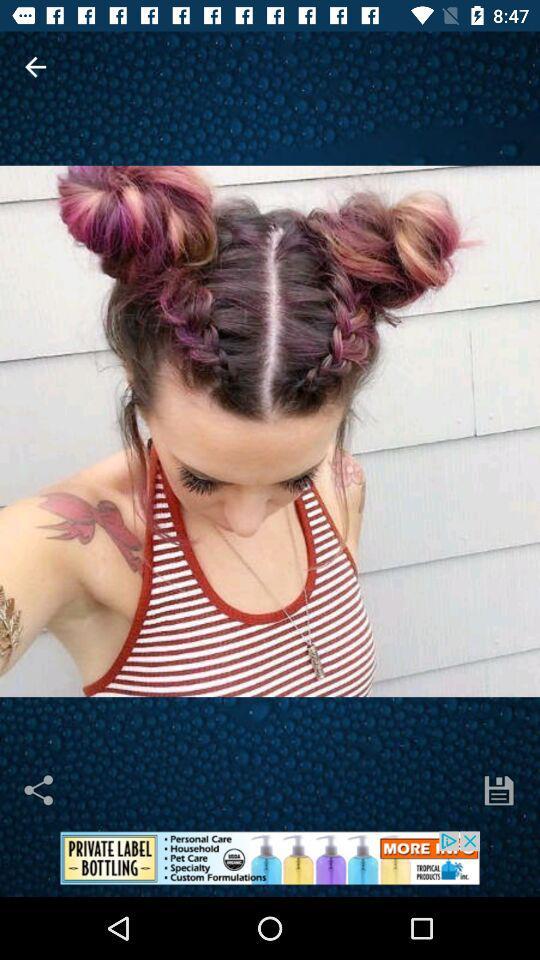 This screenshot has width=540, height=960. What do you see at coordinates (270, 863) in the screenshot?
I see `advertisement banner` at bounding box center [270, 863].